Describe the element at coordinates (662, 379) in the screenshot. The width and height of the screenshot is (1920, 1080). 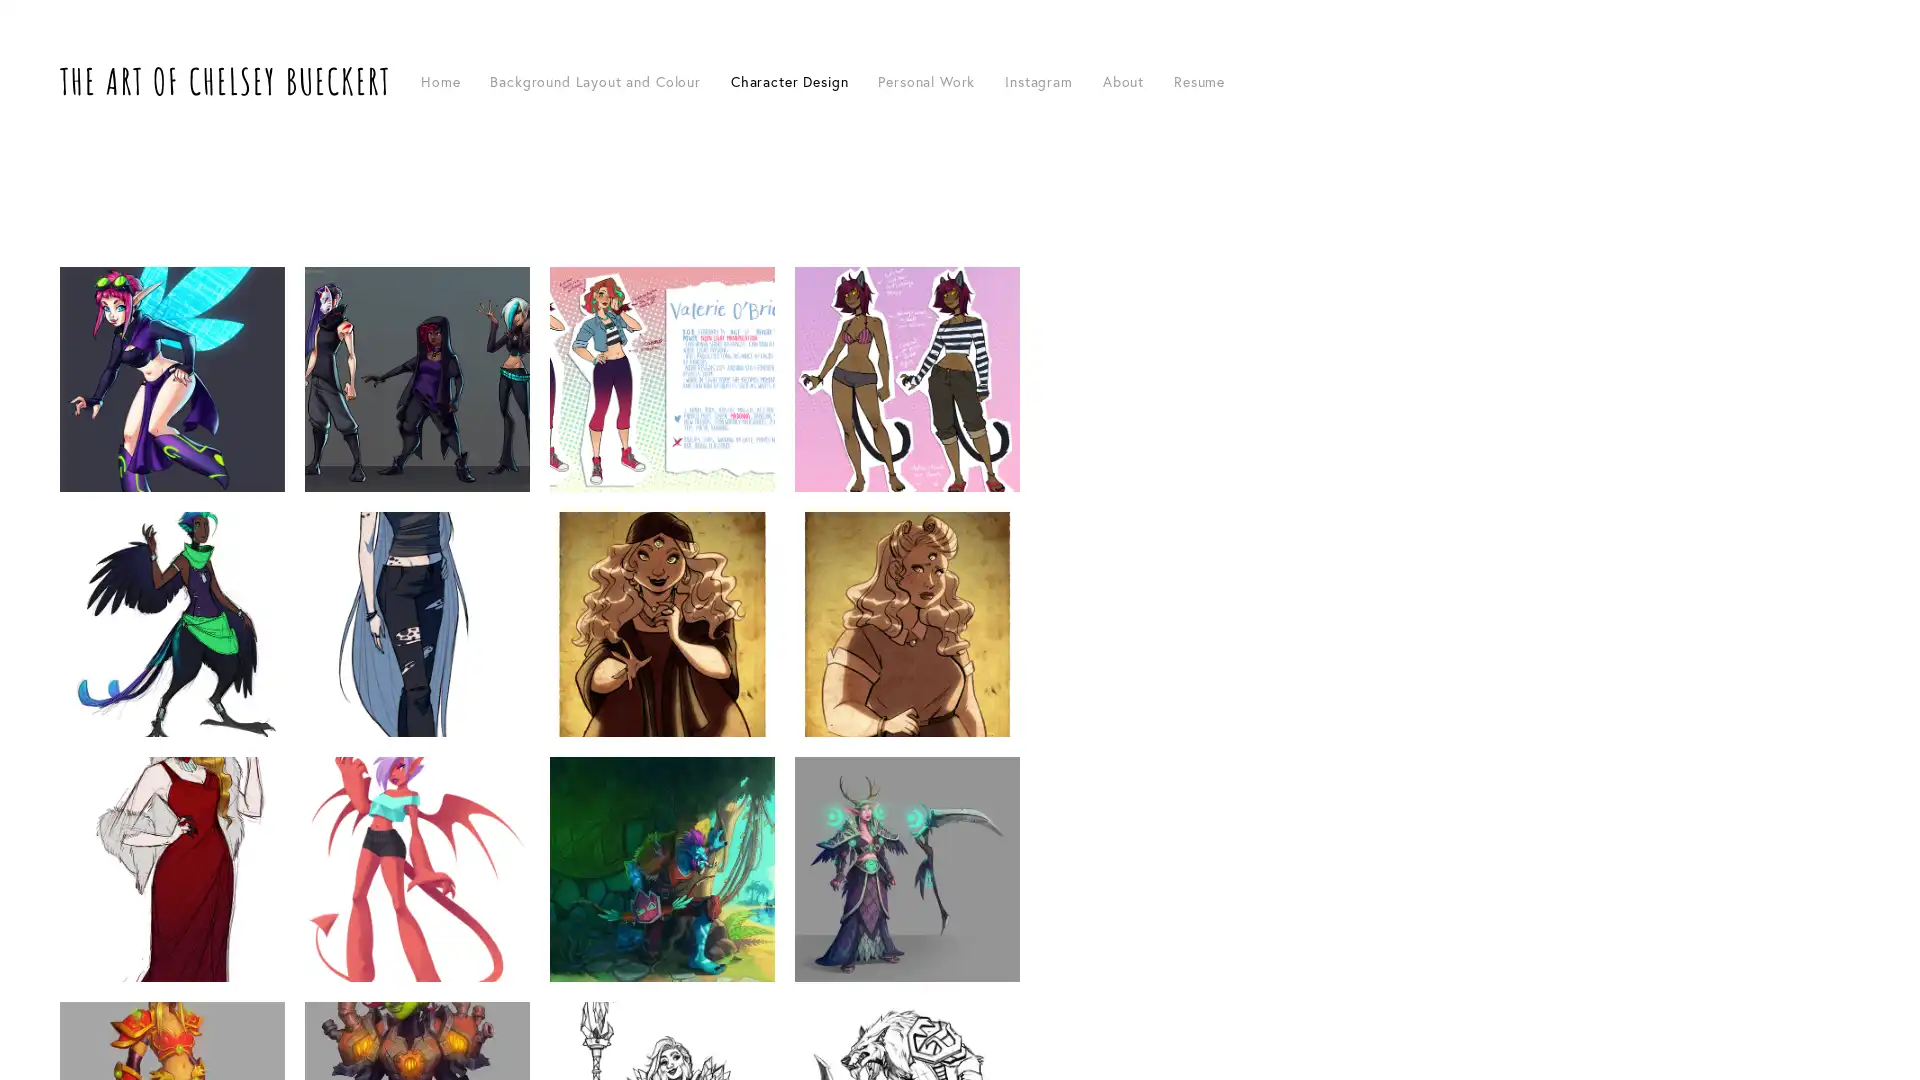
I see `View fullsize valref2.png` at that location.